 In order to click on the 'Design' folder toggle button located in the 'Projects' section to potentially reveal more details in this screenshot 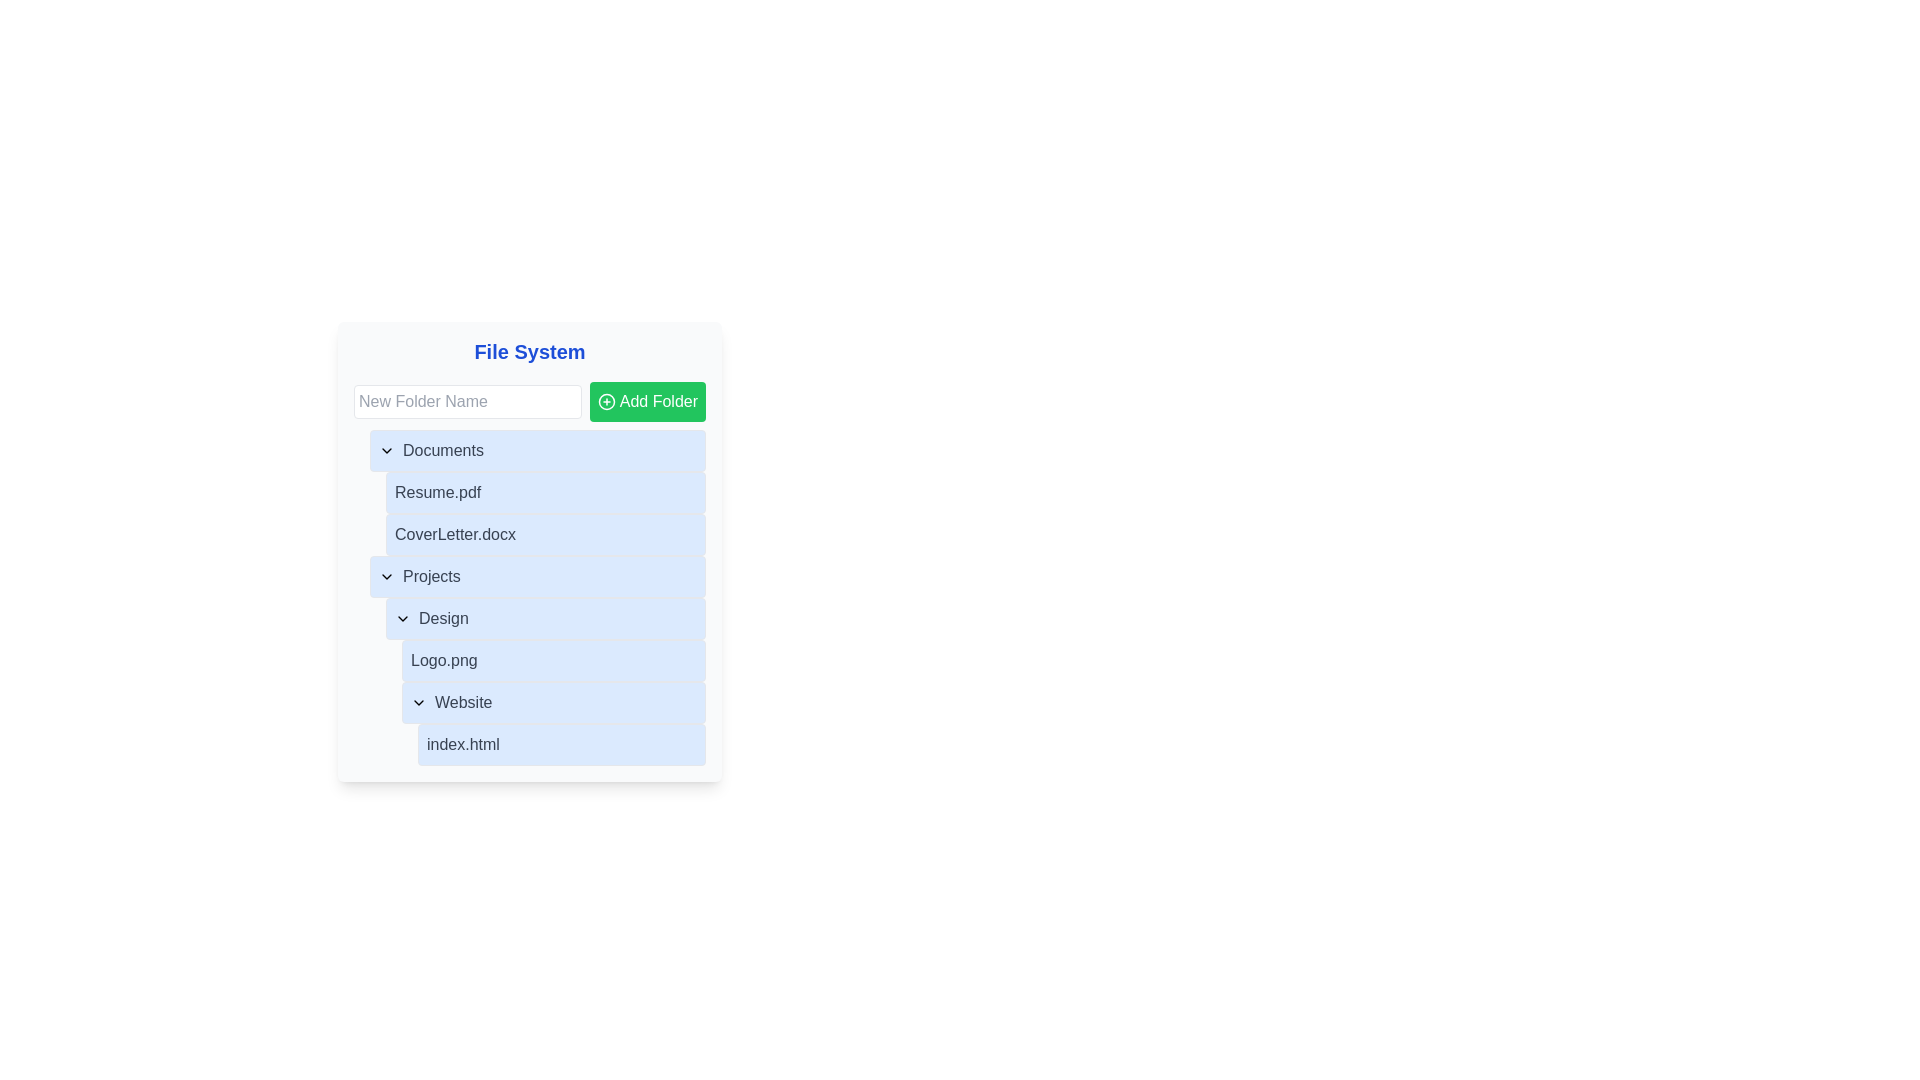, I will do `click(546, 617)`.